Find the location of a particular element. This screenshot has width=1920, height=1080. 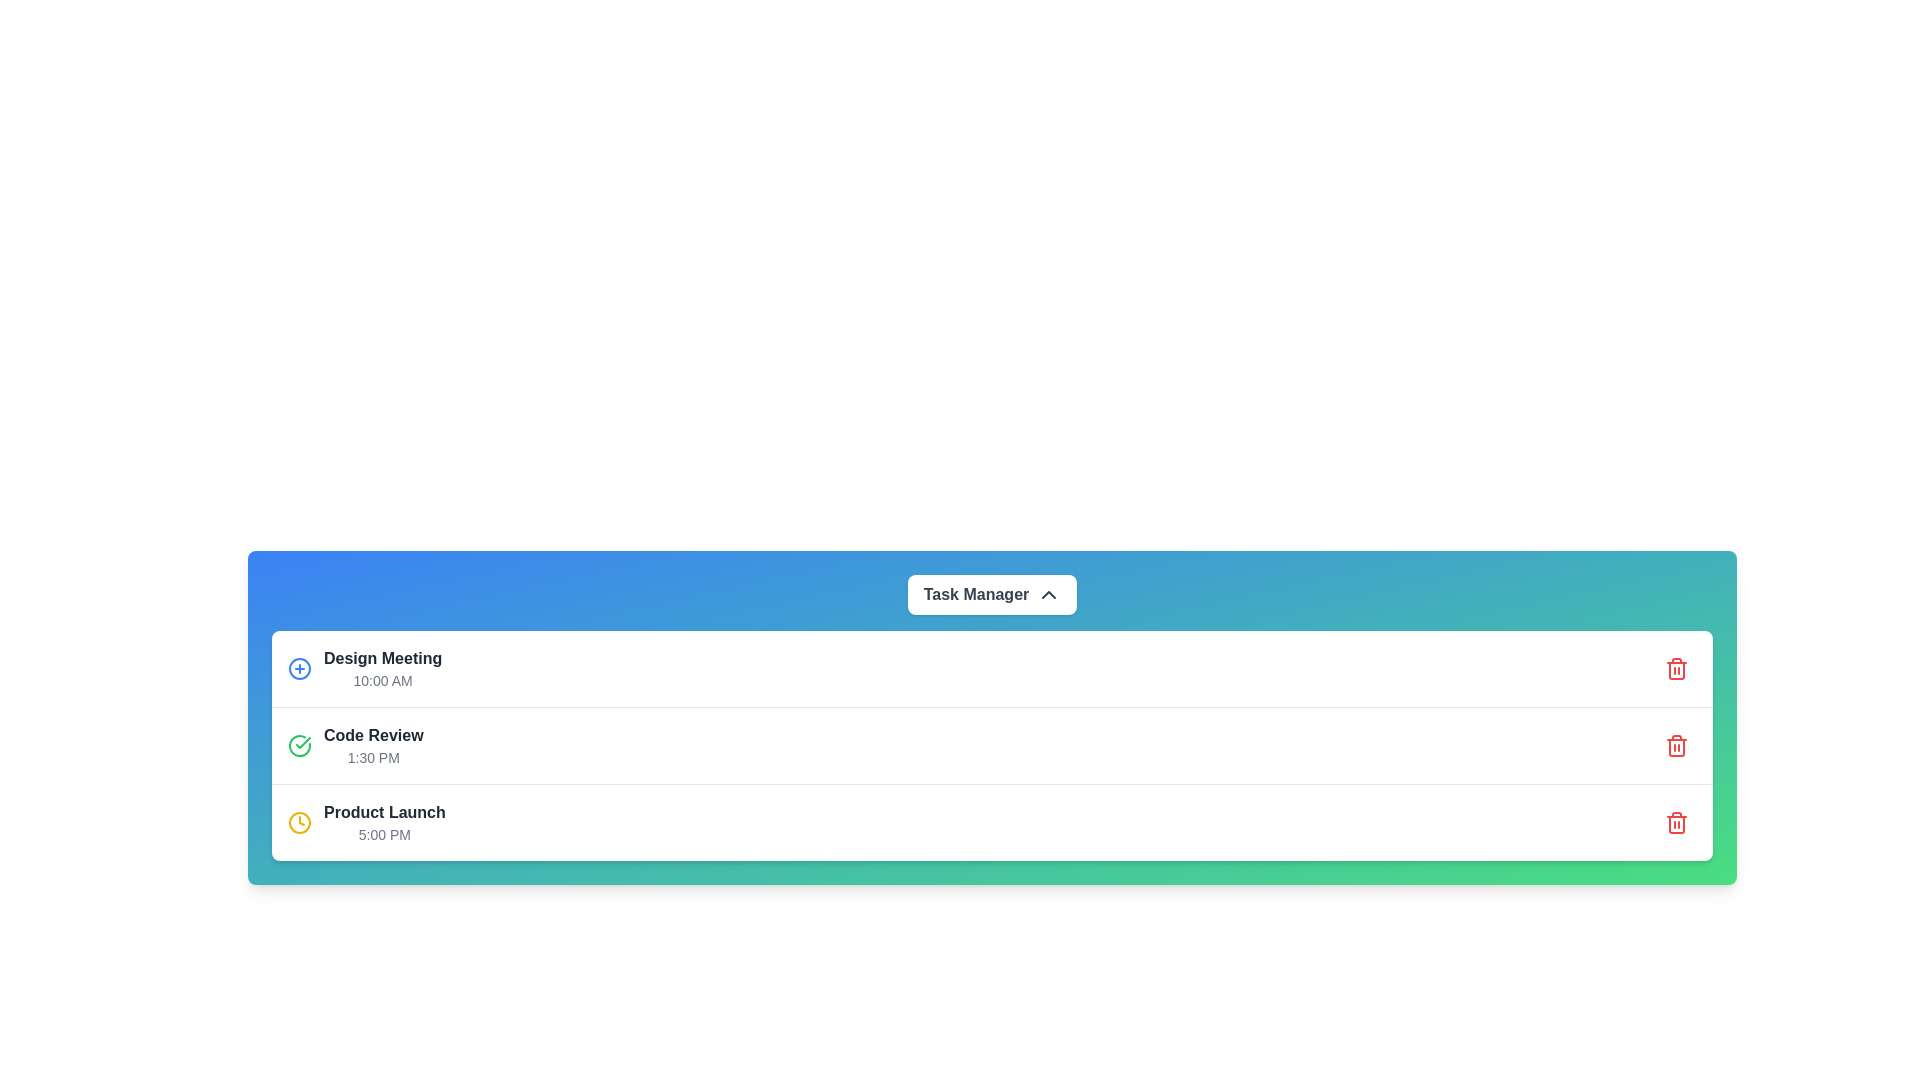

the third scheduled task in the task management application, located between 'Code Review' and the bottom of the list is located at coordinates (366, 822).